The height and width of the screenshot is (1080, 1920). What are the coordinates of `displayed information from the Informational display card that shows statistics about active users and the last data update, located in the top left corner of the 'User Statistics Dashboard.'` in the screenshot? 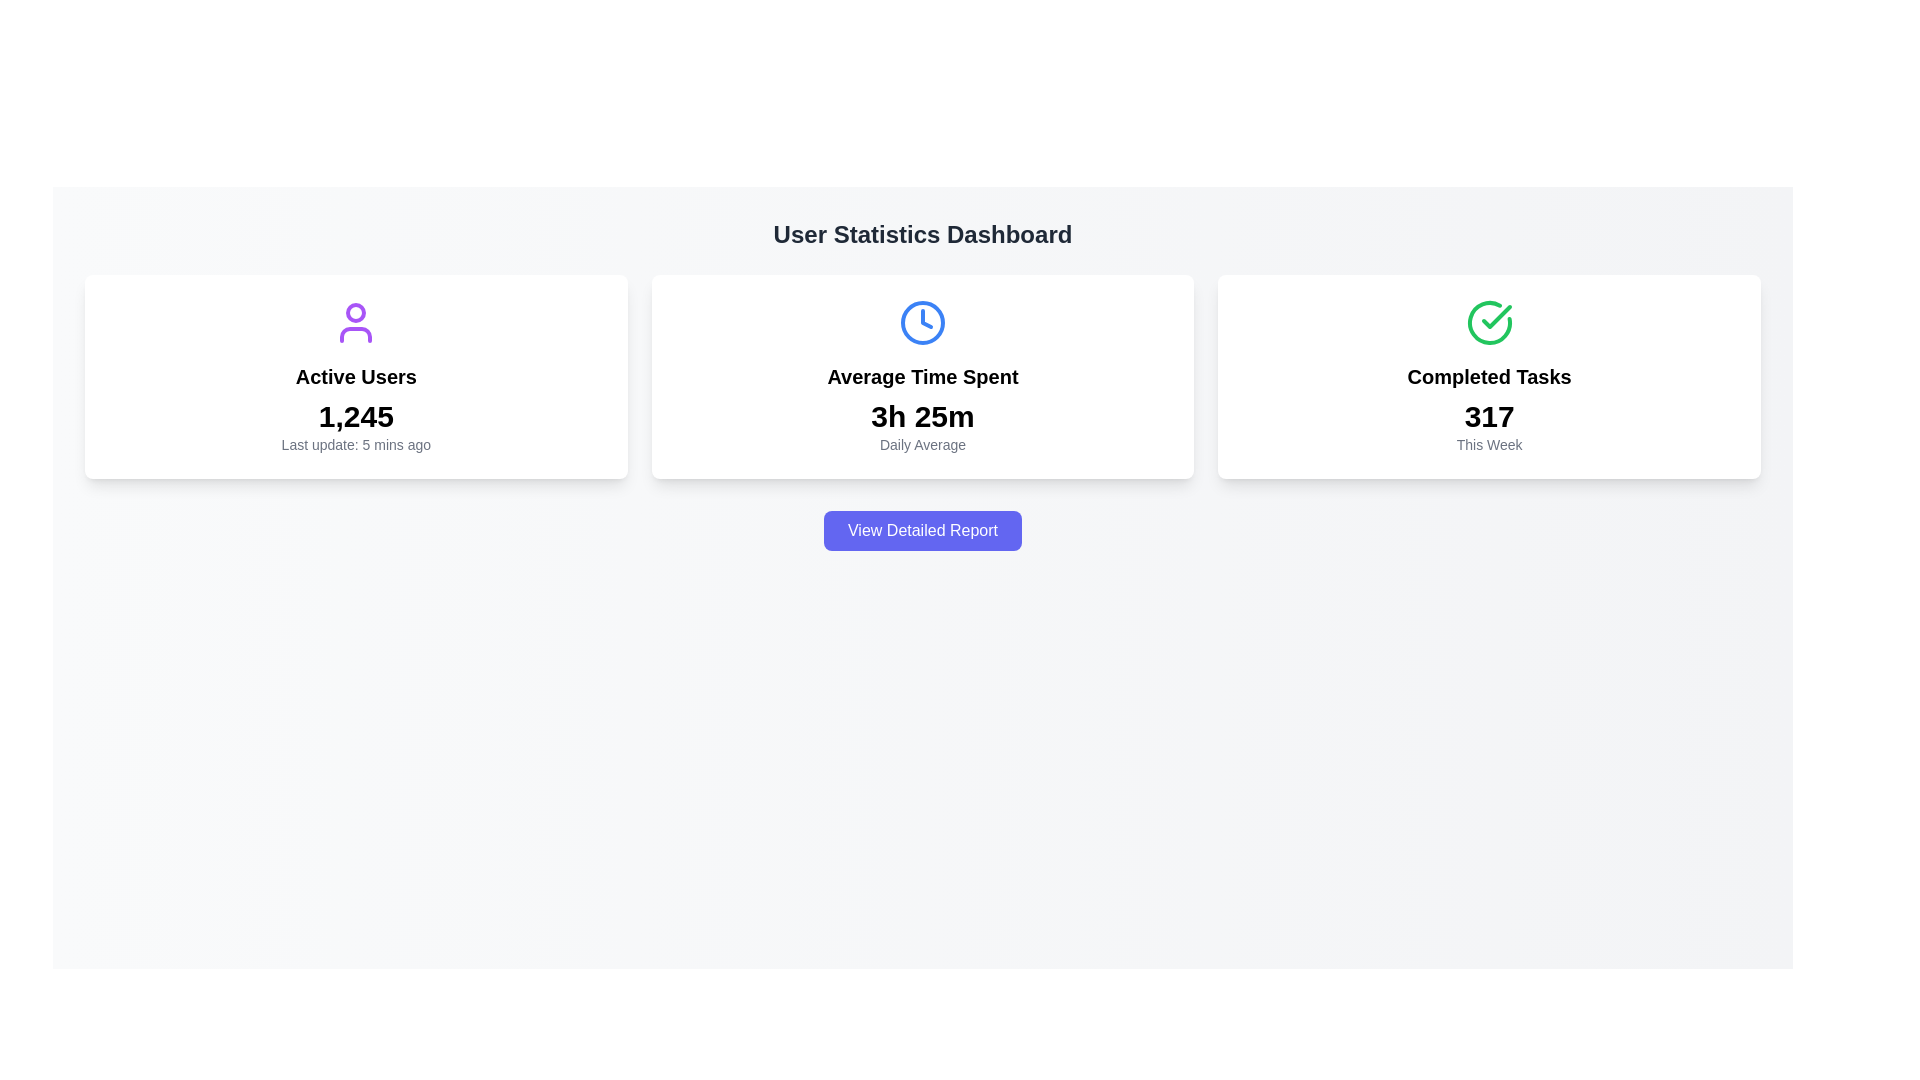 It's located at (356, 377).